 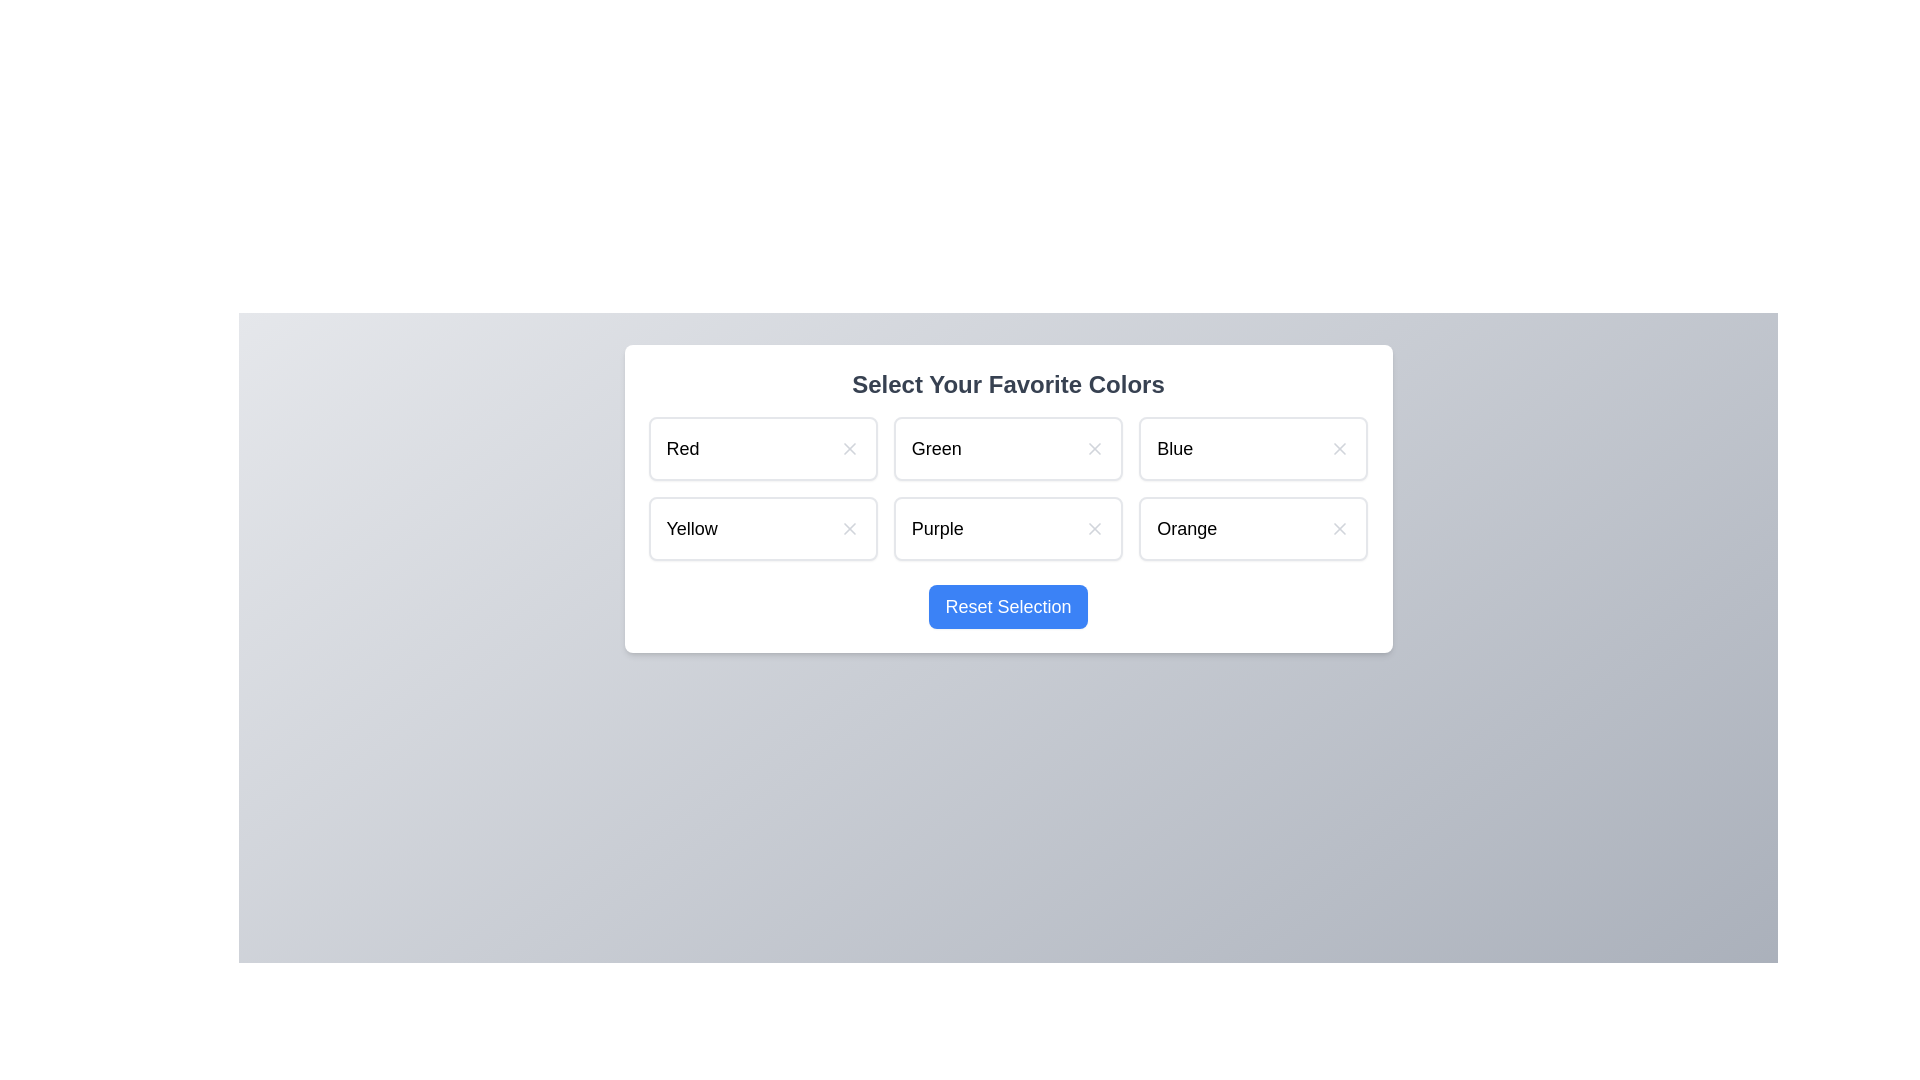 What do you see at coordinates (1008, 527) in the screenshot?
I see `the color Purple` at bounding box center [1008, 527].